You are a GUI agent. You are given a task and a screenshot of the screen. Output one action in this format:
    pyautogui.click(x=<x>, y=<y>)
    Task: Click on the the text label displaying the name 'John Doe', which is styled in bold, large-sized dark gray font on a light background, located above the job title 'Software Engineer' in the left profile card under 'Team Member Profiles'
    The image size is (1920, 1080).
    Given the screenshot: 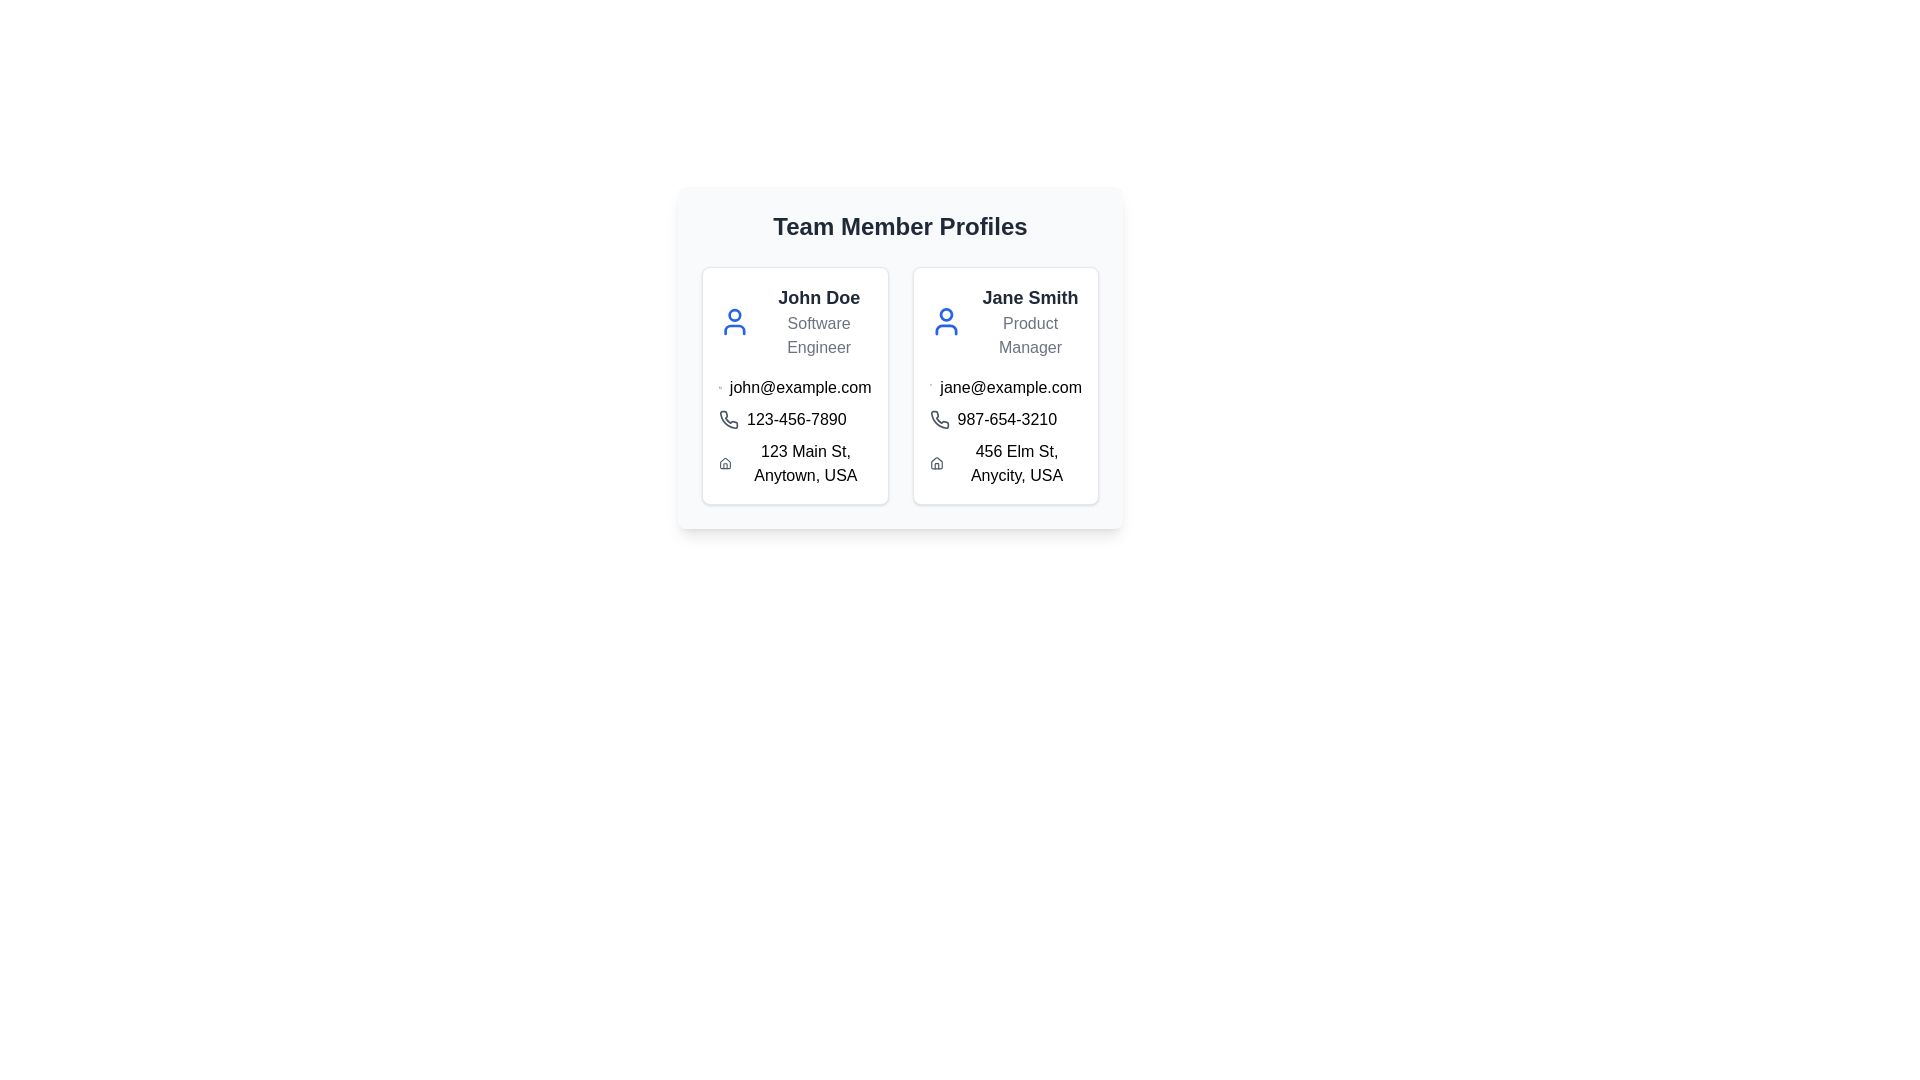 What is the action you would take?
    pyautogui.click(x=819, y=297)
    